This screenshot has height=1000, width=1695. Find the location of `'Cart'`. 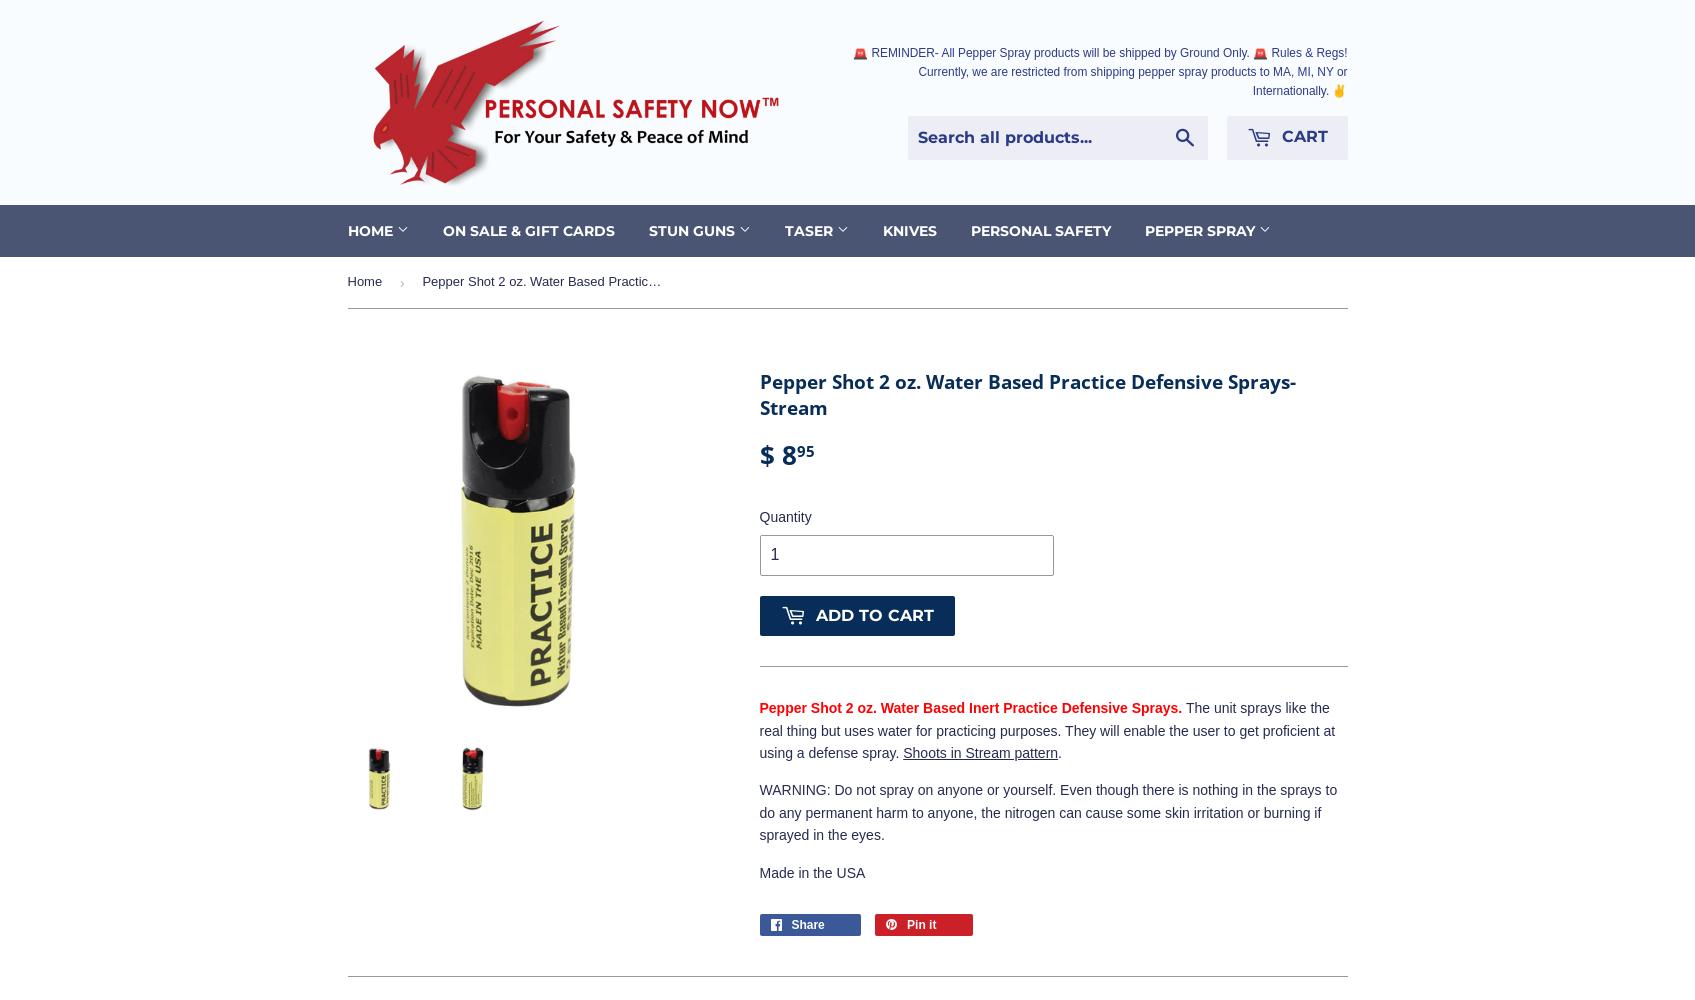

'Cart' is located at coordinates (1274, 136).